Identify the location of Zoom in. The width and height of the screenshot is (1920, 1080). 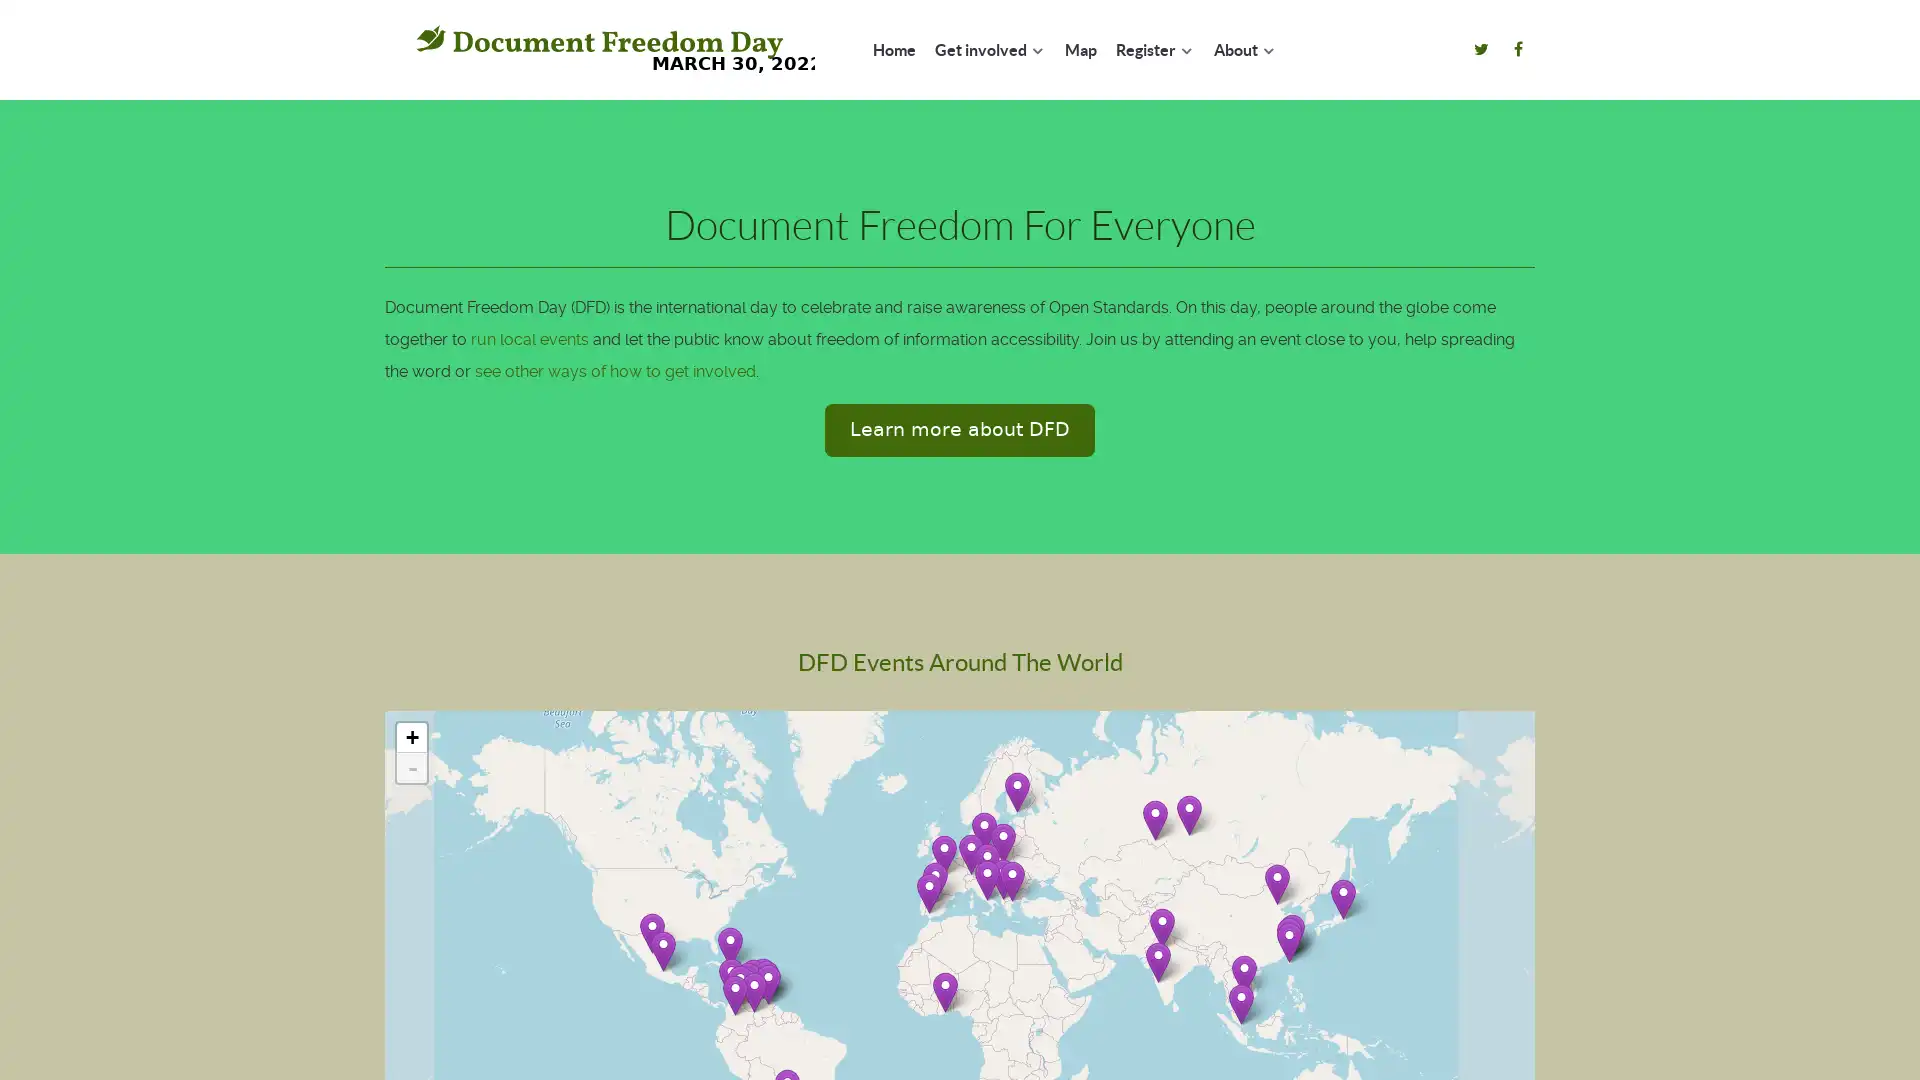
(411, 736).